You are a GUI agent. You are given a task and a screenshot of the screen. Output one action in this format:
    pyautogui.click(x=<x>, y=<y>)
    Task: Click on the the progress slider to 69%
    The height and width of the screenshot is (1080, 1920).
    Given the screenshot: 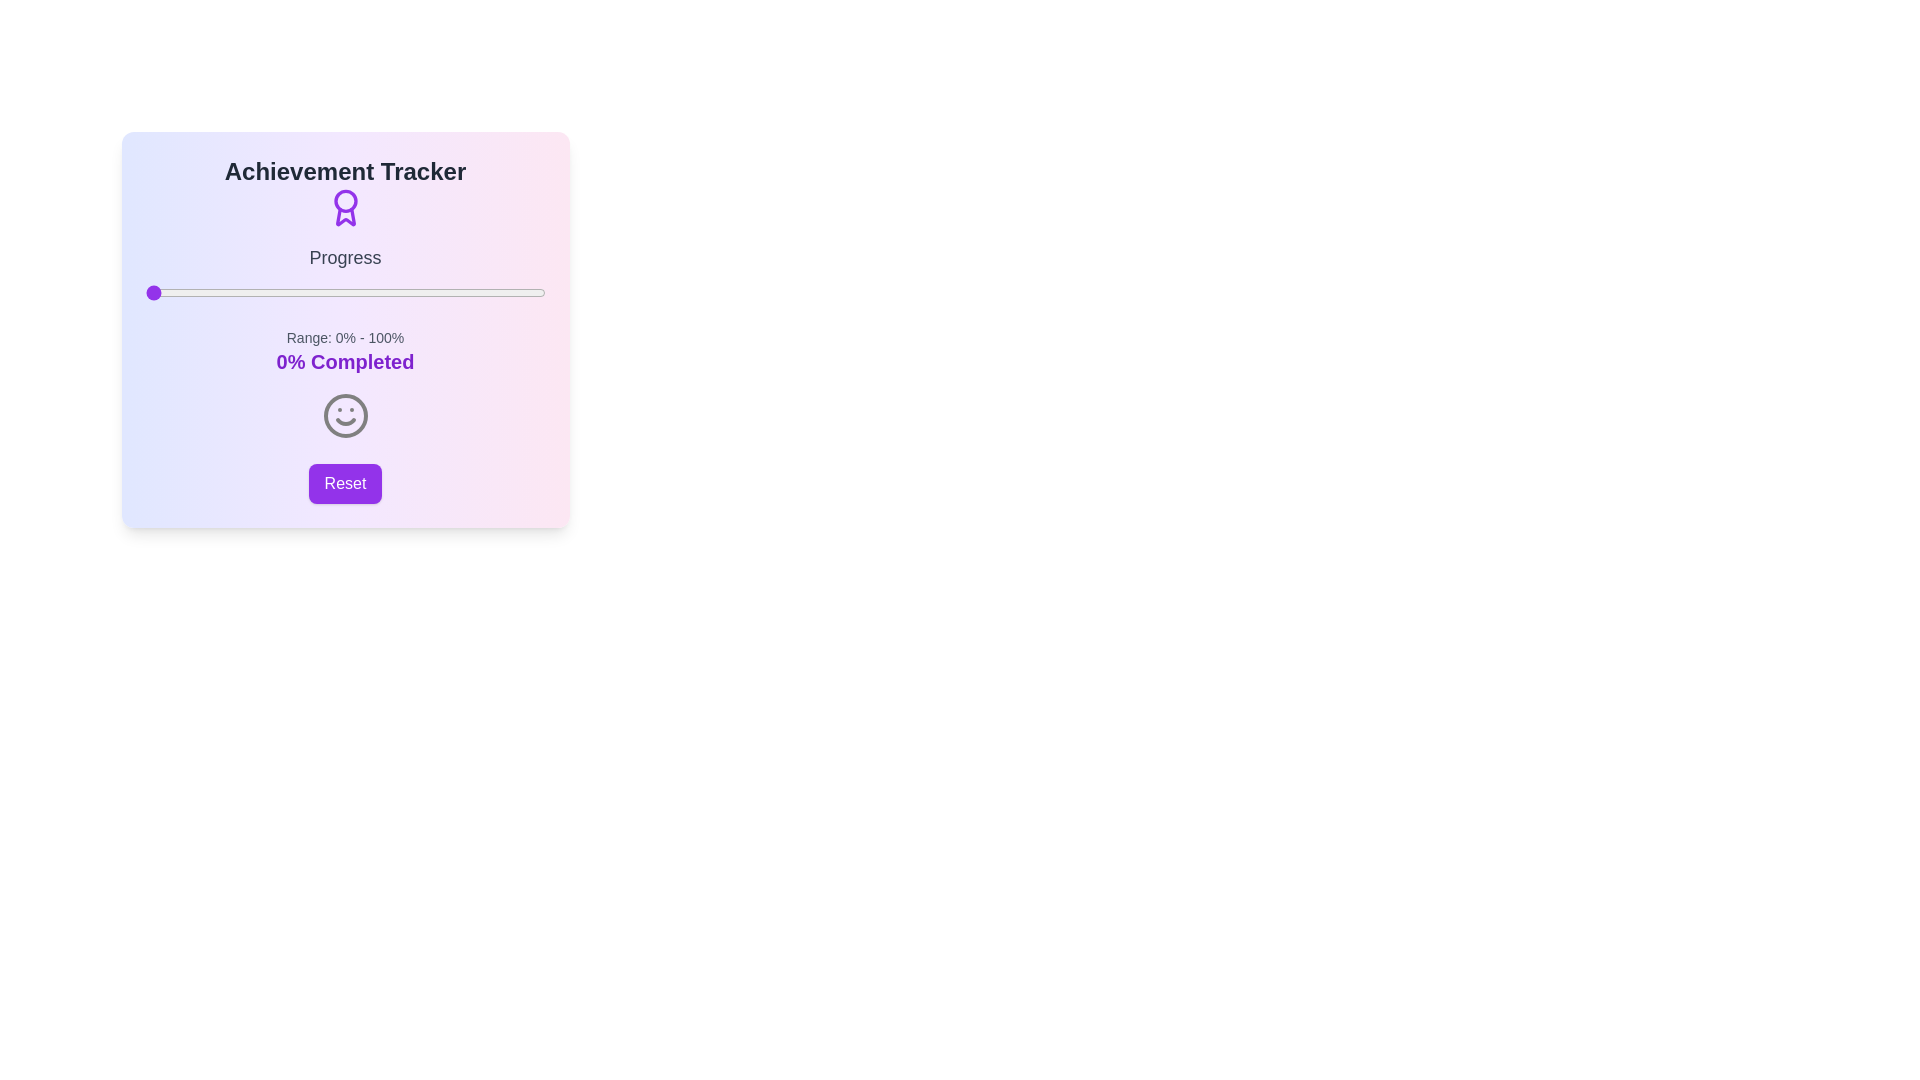 What is the action you would take?
    pyautogui.click(x=420, y=293)
    